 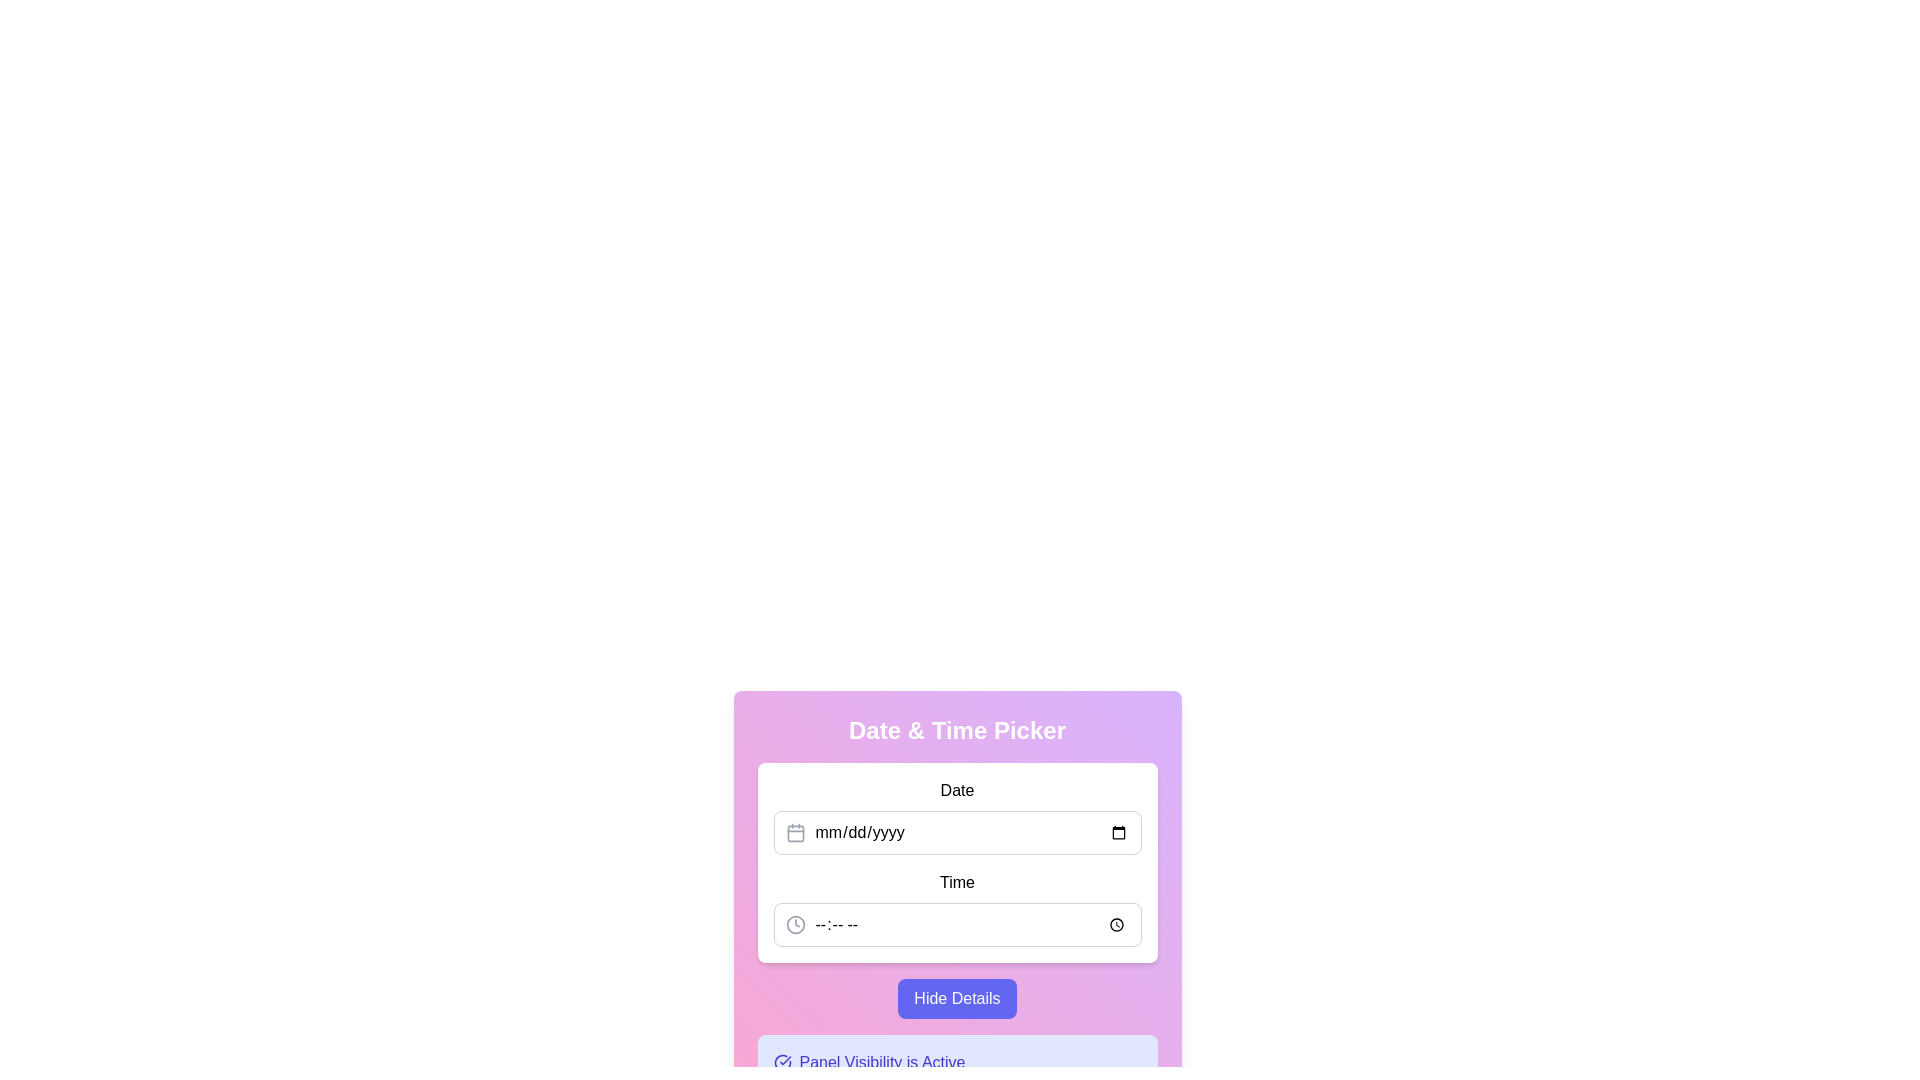 What do you see at coordinates (794, 925) in the screenshot?
I see `the input field associated with the clock icon` at bounding box center [794, 925].